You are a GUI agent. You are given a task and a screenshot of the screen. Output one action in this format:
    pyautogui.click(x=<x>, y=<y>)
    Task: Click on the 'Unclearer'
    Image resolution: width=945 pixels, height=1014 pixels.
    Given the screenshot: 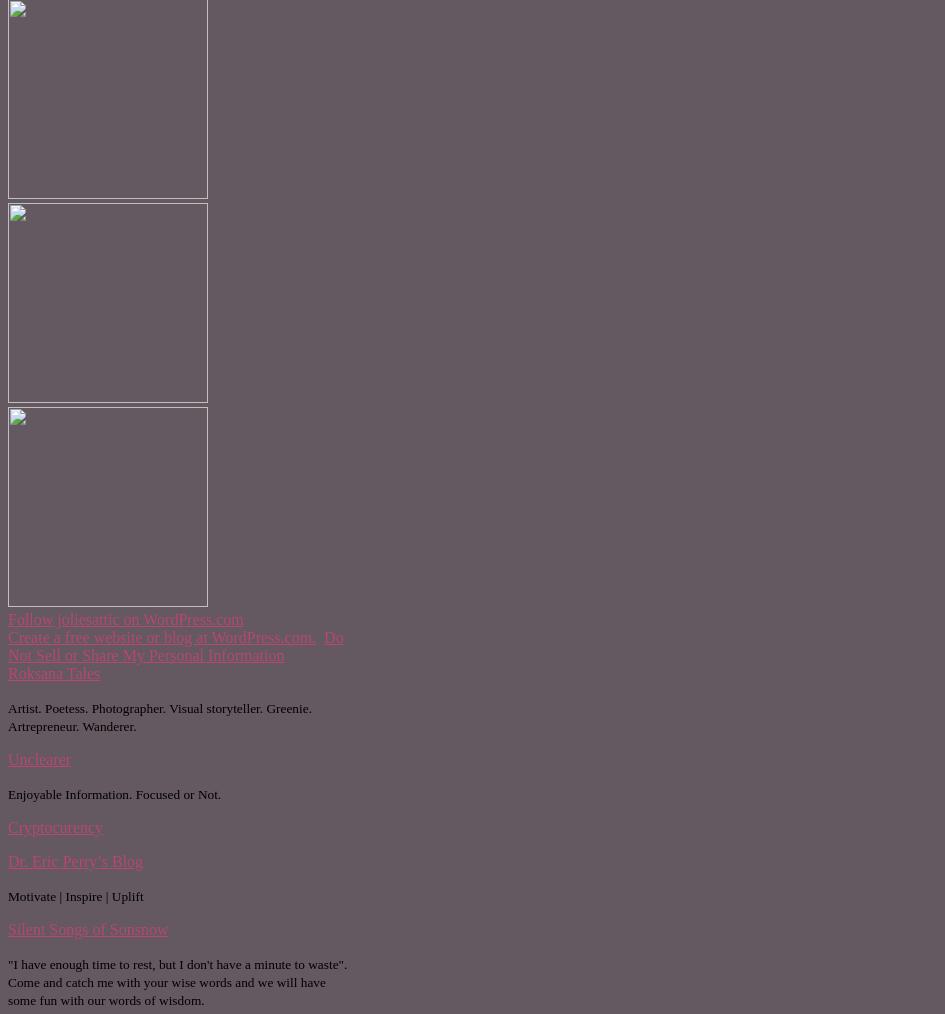 What is the action you would take?
    pyautogui.click(x=39, y=757)
    